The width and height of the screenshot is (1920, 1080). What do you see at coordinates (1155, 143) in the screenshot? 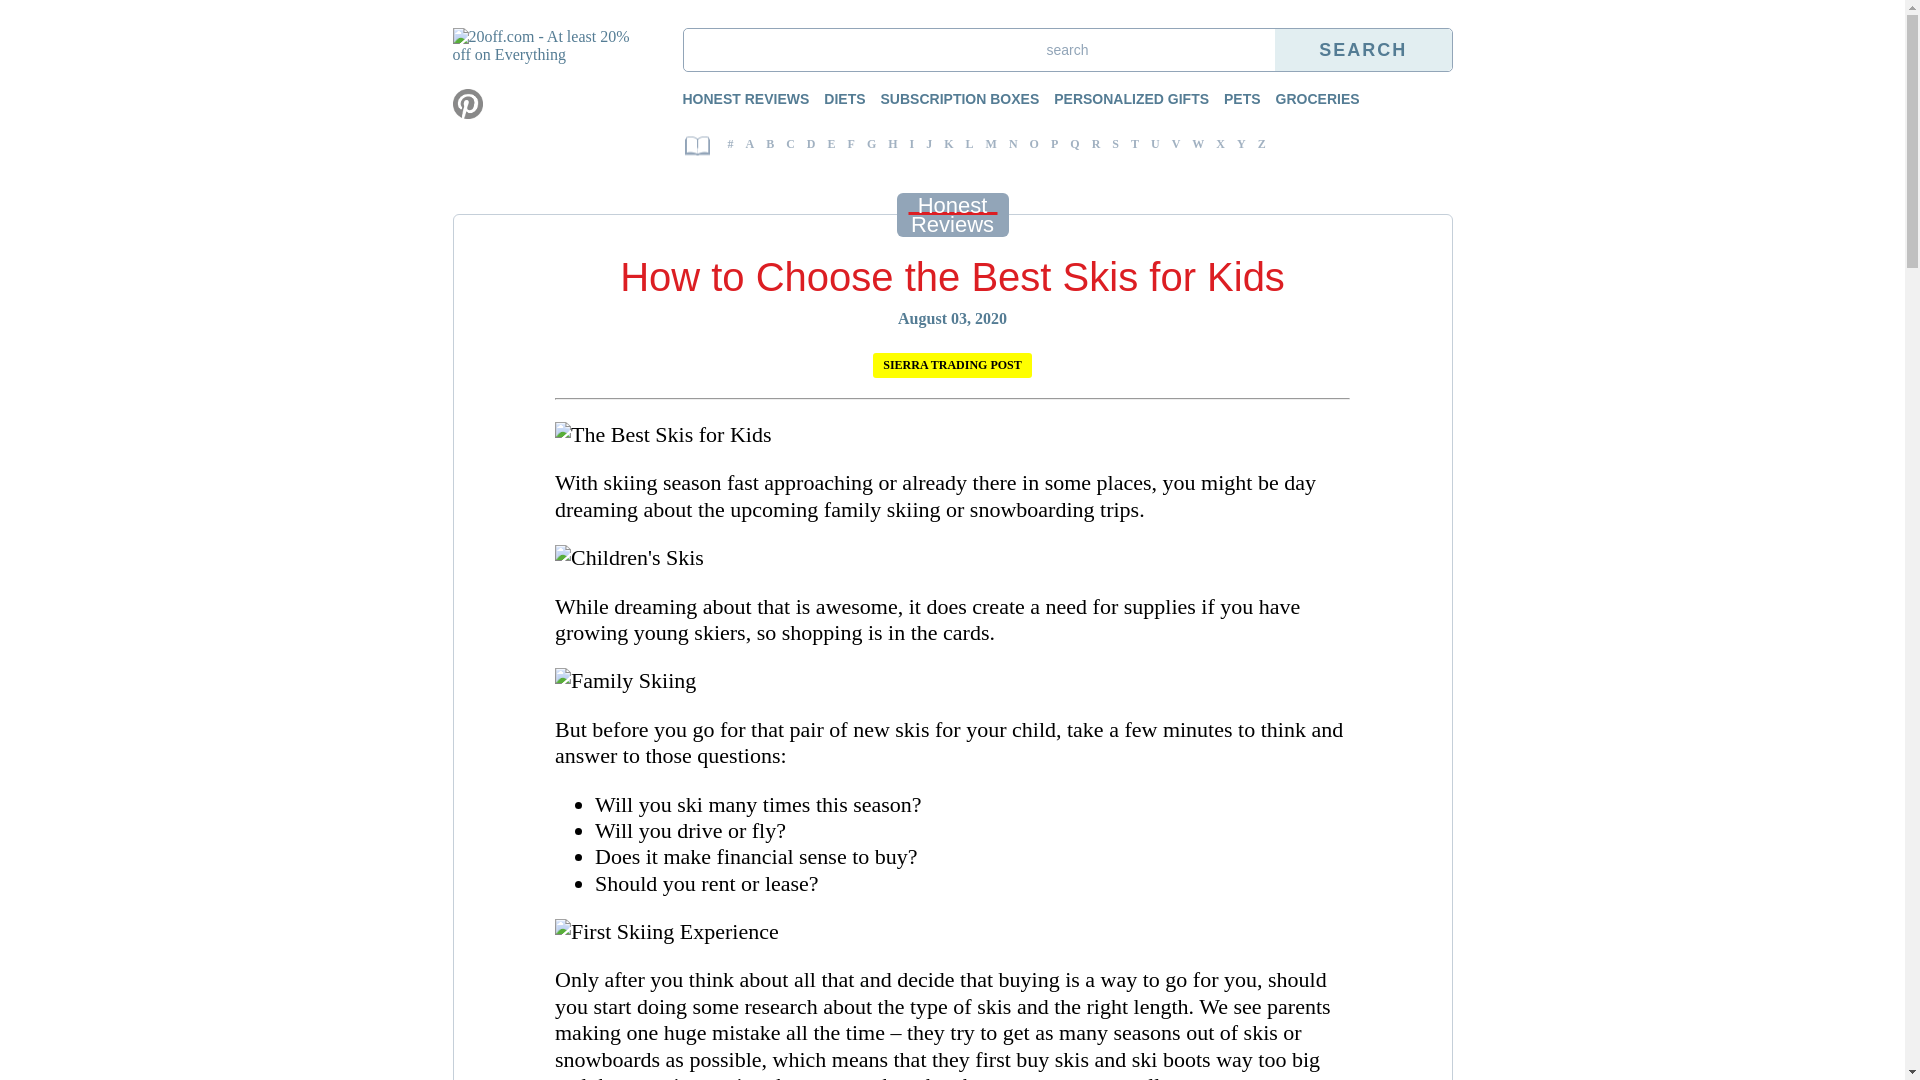
I see `'U'` at bounding box center [1155, 143].